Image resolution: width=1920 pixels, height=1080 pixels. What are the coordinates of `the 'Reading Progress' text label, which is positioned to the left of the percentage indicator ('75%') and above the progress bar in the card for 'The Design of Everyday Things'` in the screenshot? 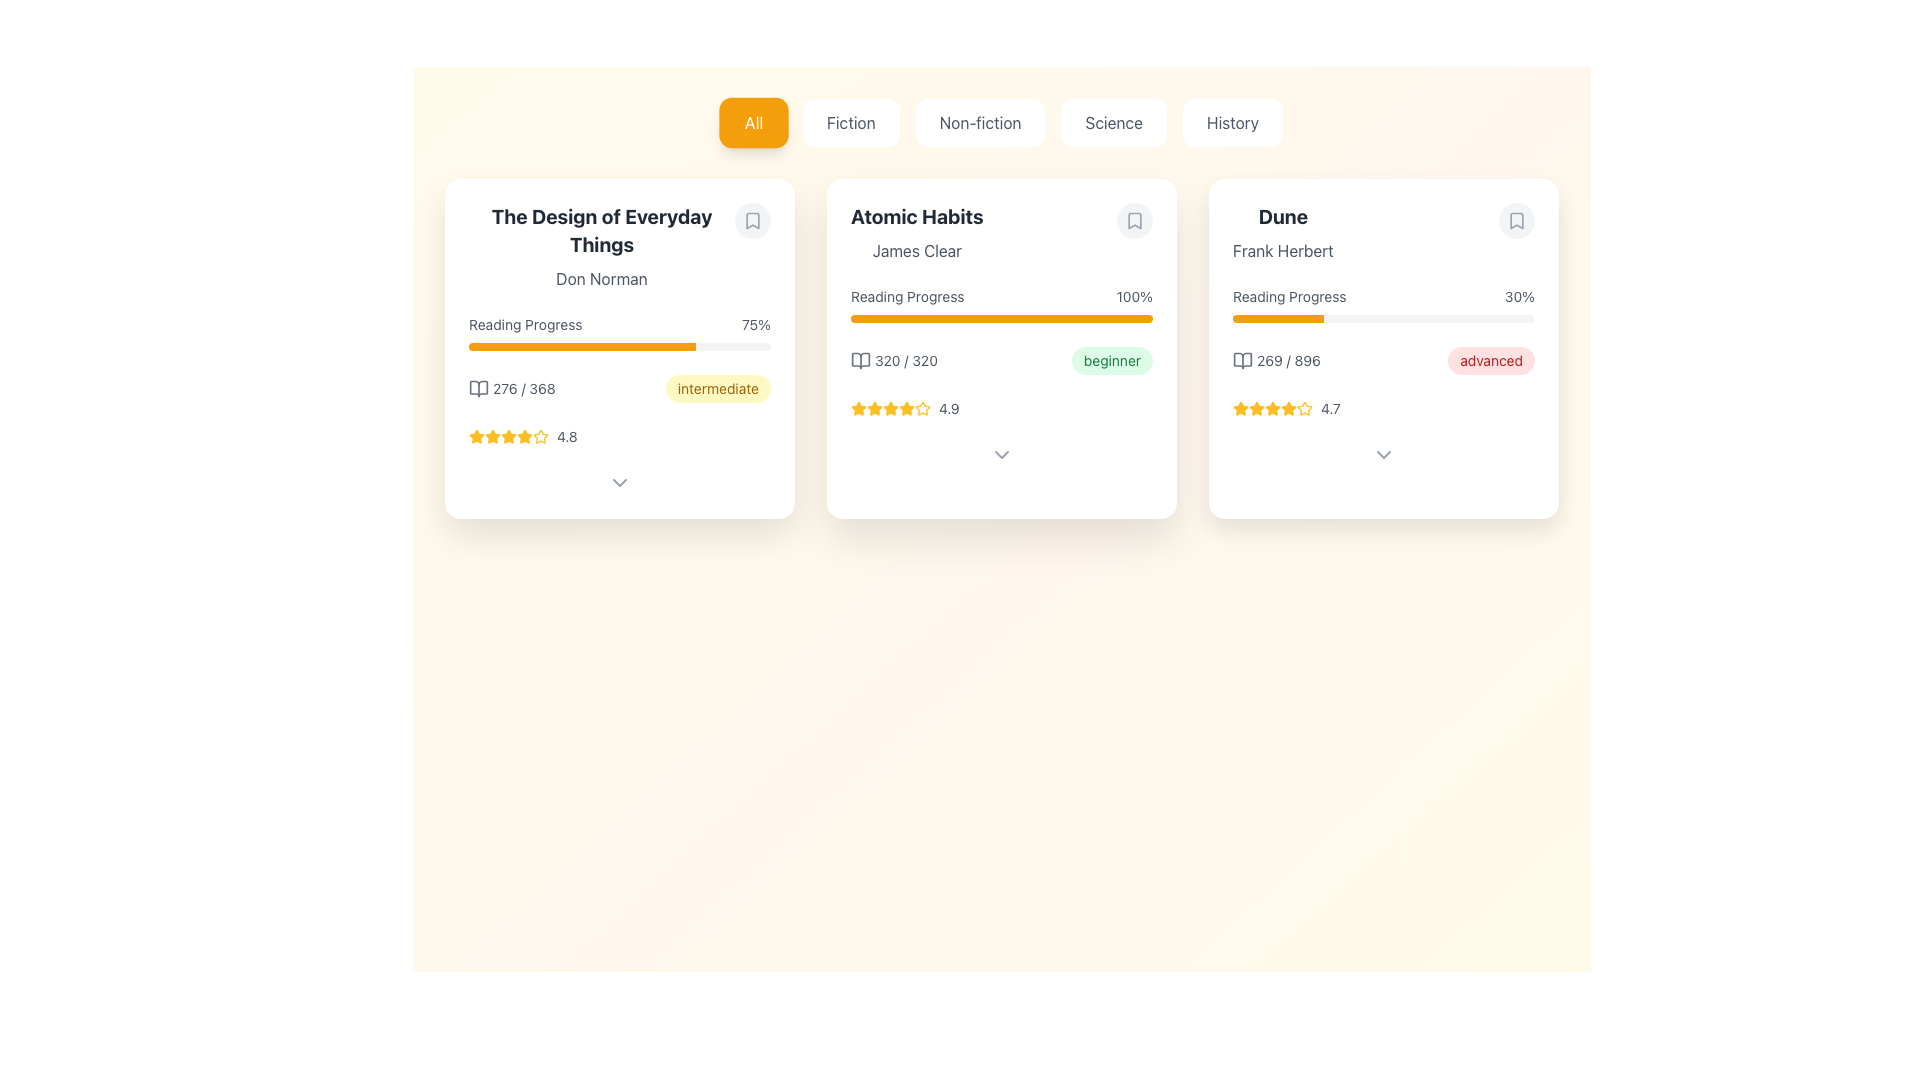 It's located at (525, 323).